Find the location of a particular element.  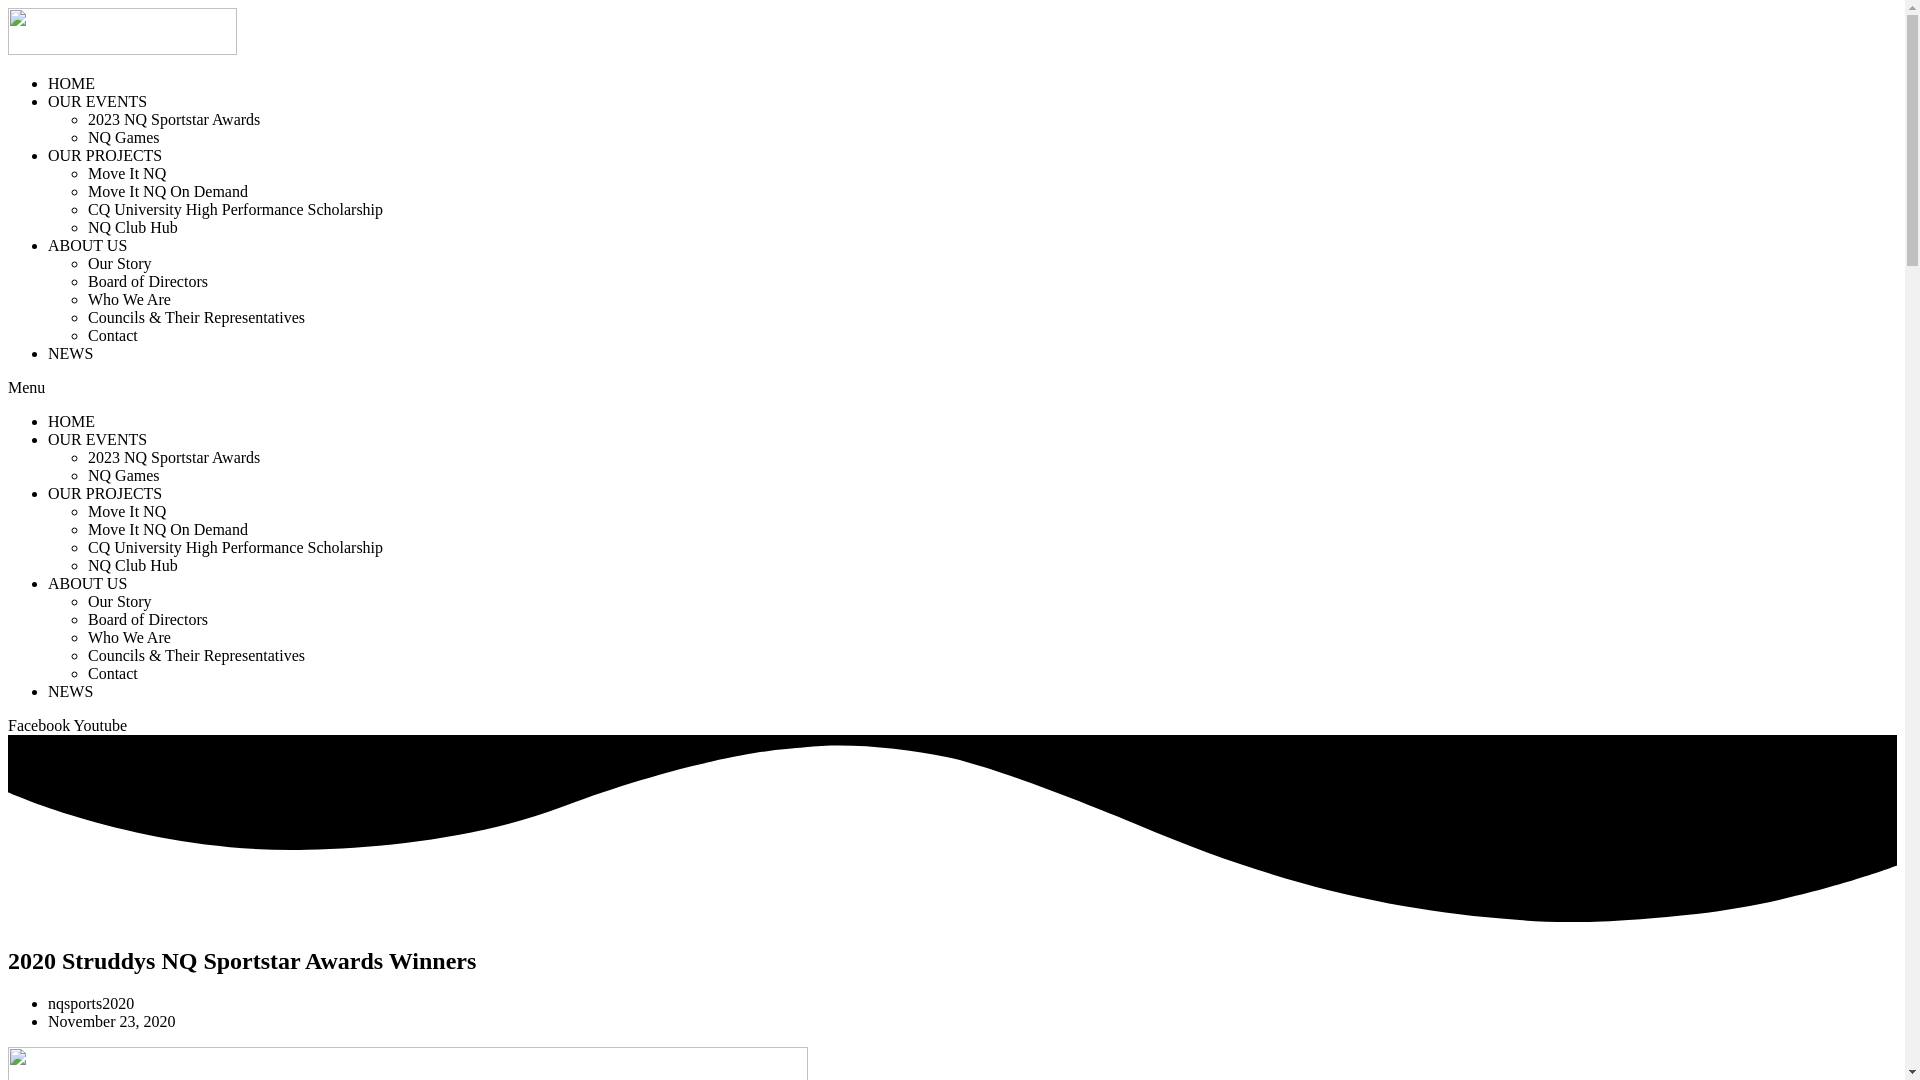

'Facebook' is located at coordinates (41, 725).